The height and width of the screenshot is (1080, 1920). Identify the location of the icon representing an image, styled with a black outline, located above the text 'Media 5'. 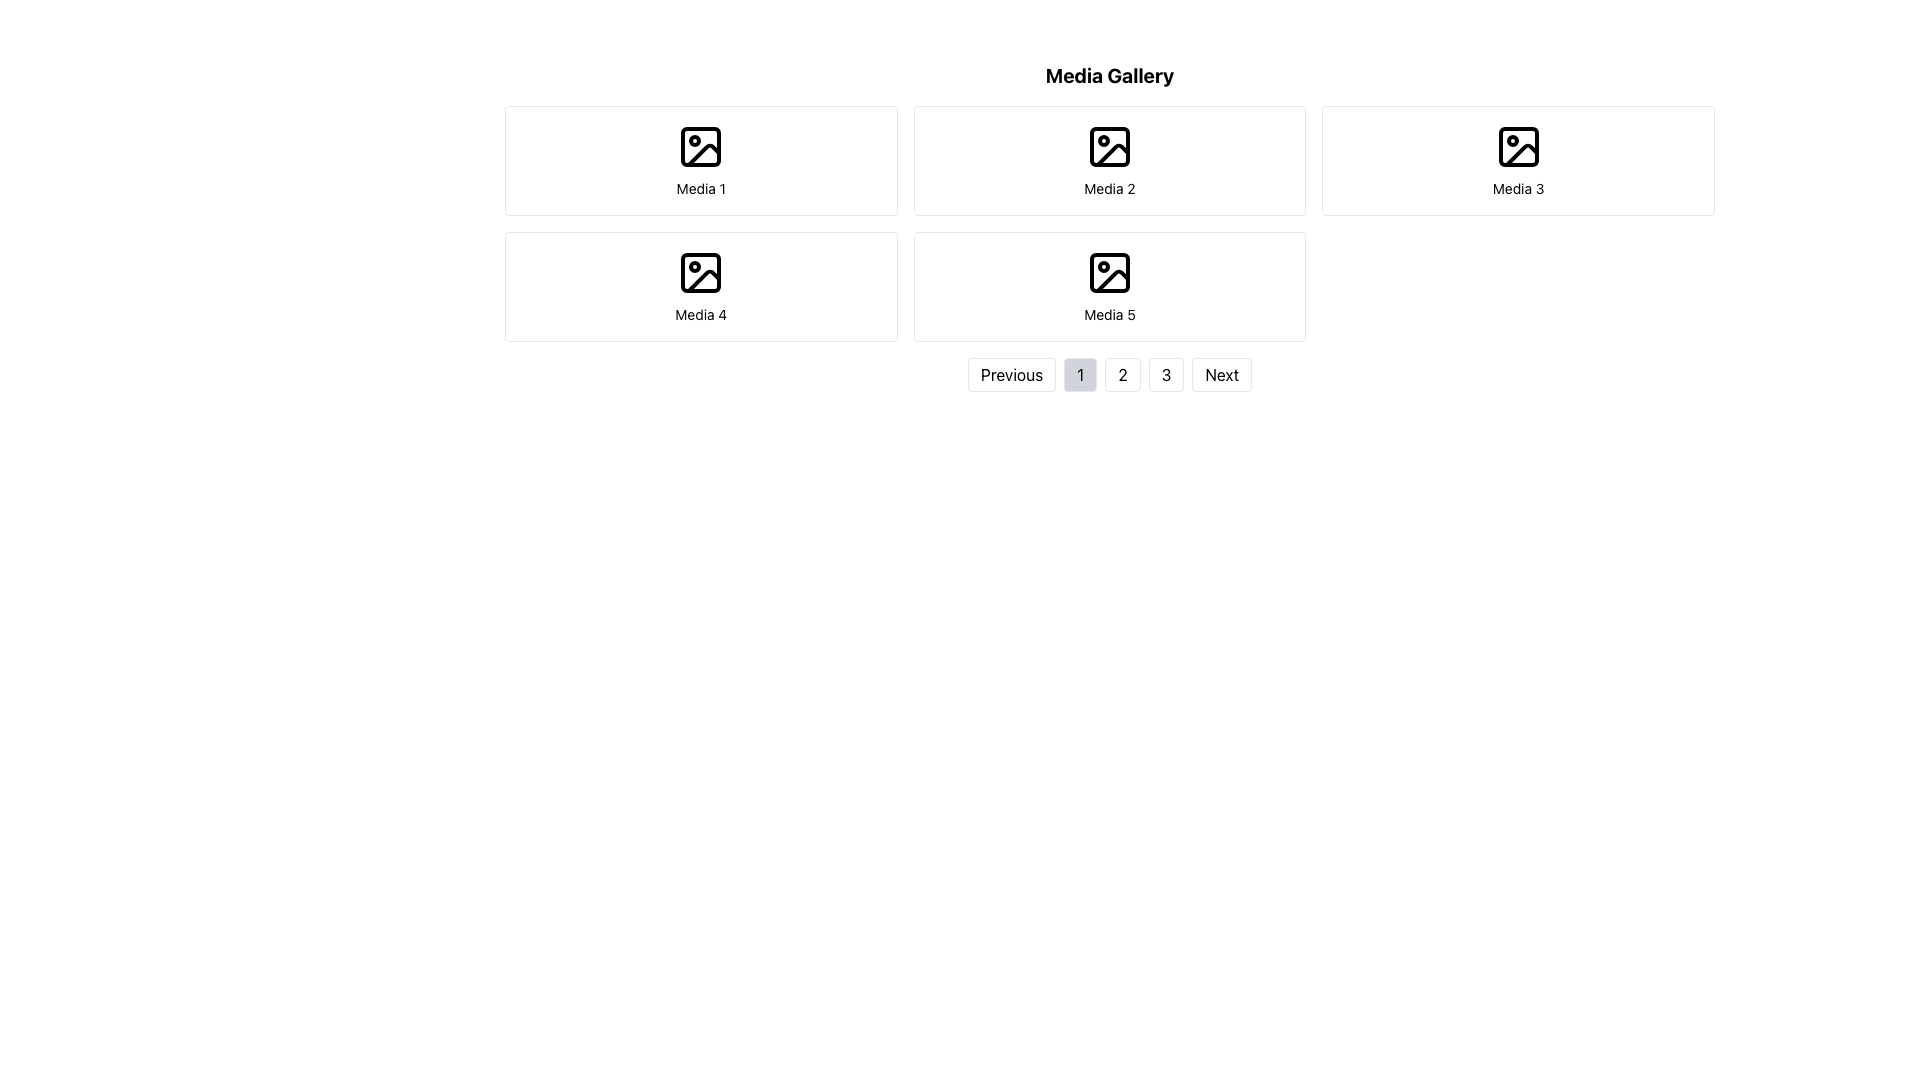
(1107, 273).